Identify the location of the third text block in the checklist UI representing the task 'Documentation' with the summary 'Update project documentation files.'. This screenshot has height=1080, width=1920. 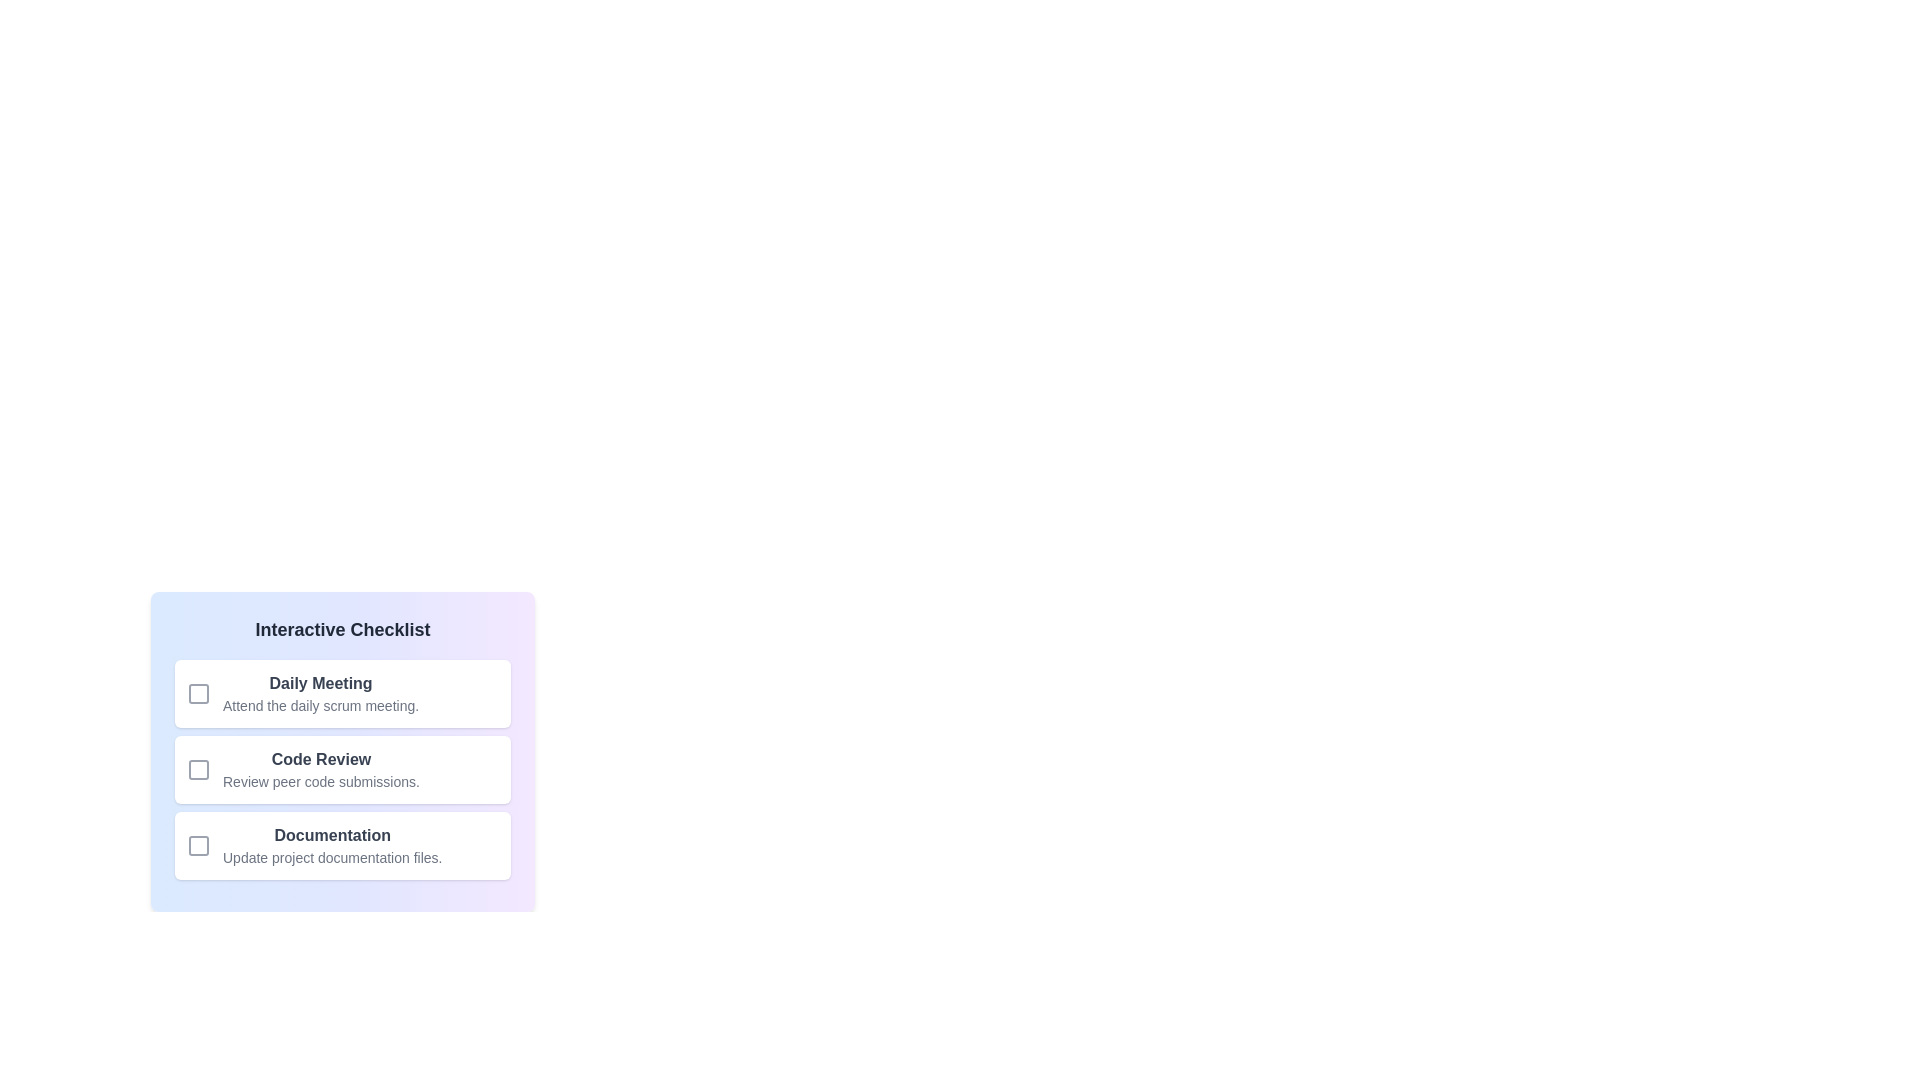
(332, 845).